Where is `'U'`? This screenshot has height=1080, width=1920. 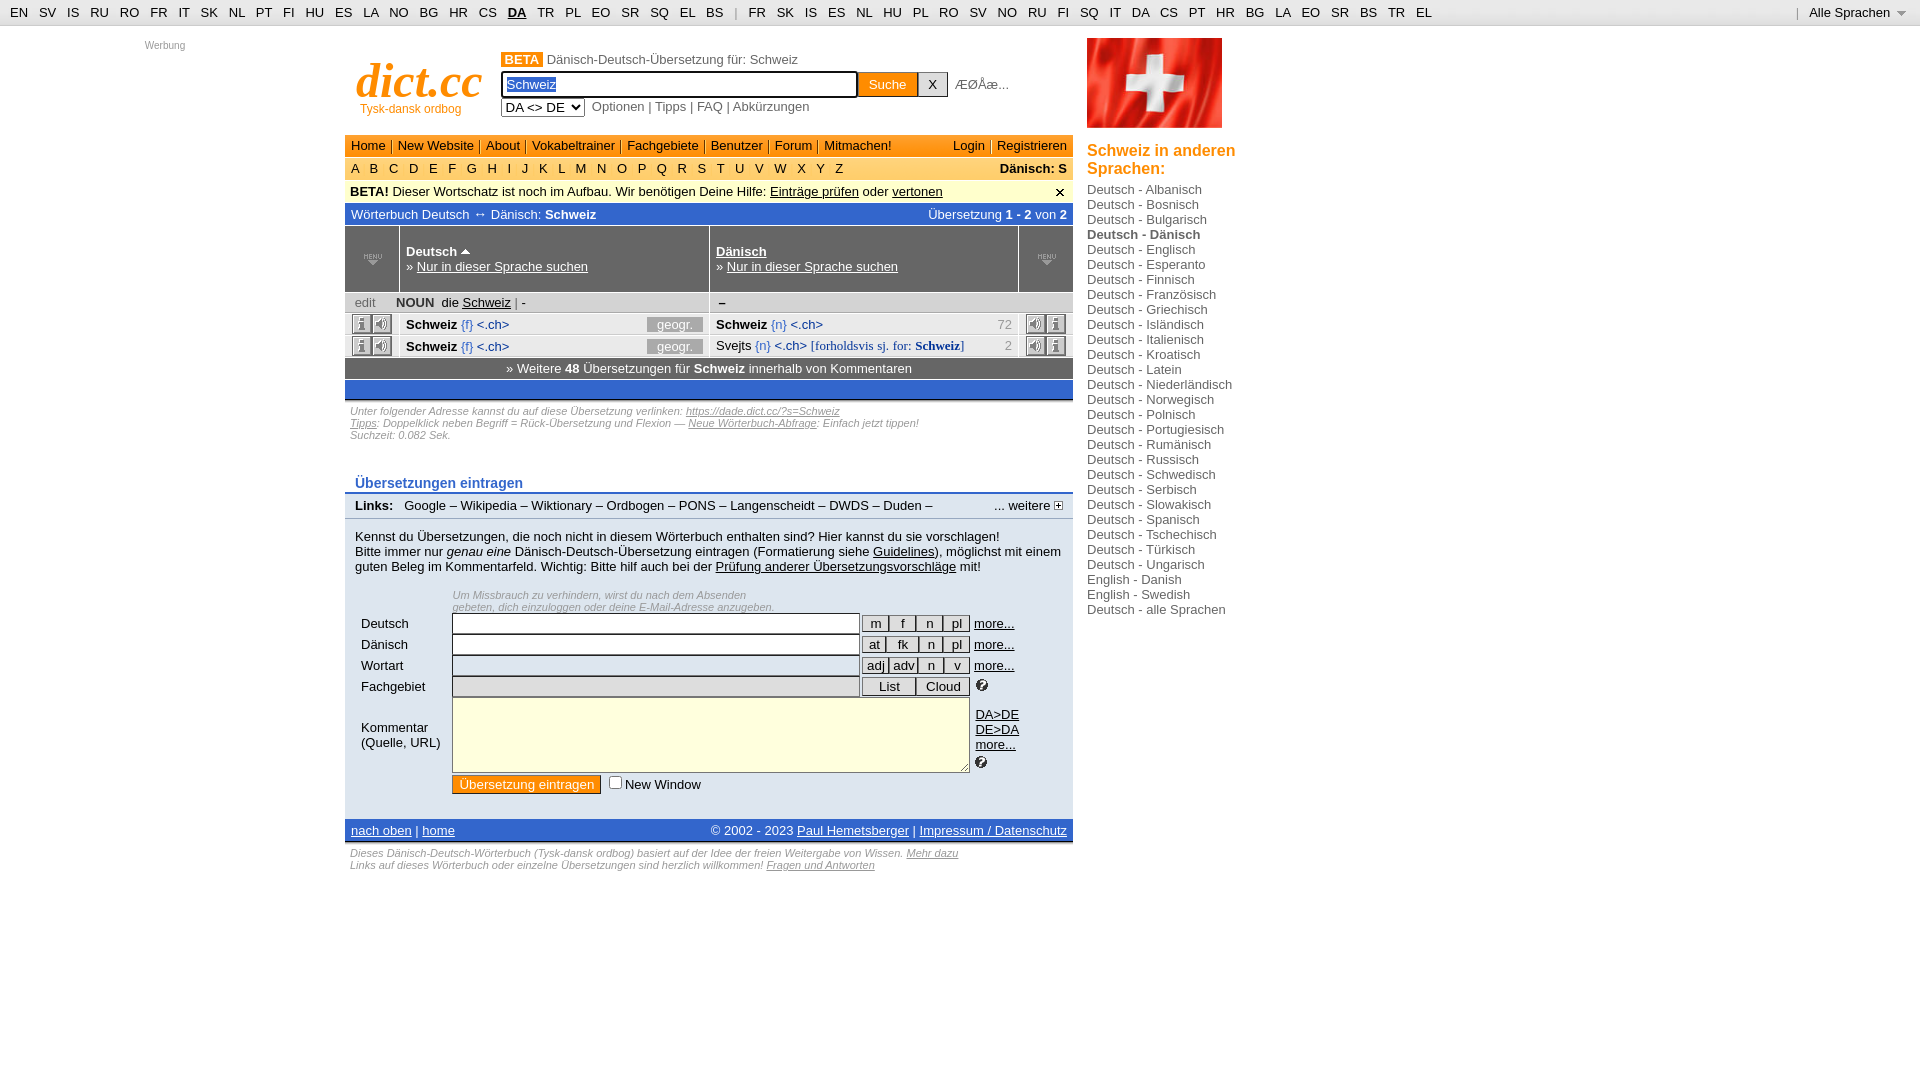
'U' is located at coordinates (738, 167).